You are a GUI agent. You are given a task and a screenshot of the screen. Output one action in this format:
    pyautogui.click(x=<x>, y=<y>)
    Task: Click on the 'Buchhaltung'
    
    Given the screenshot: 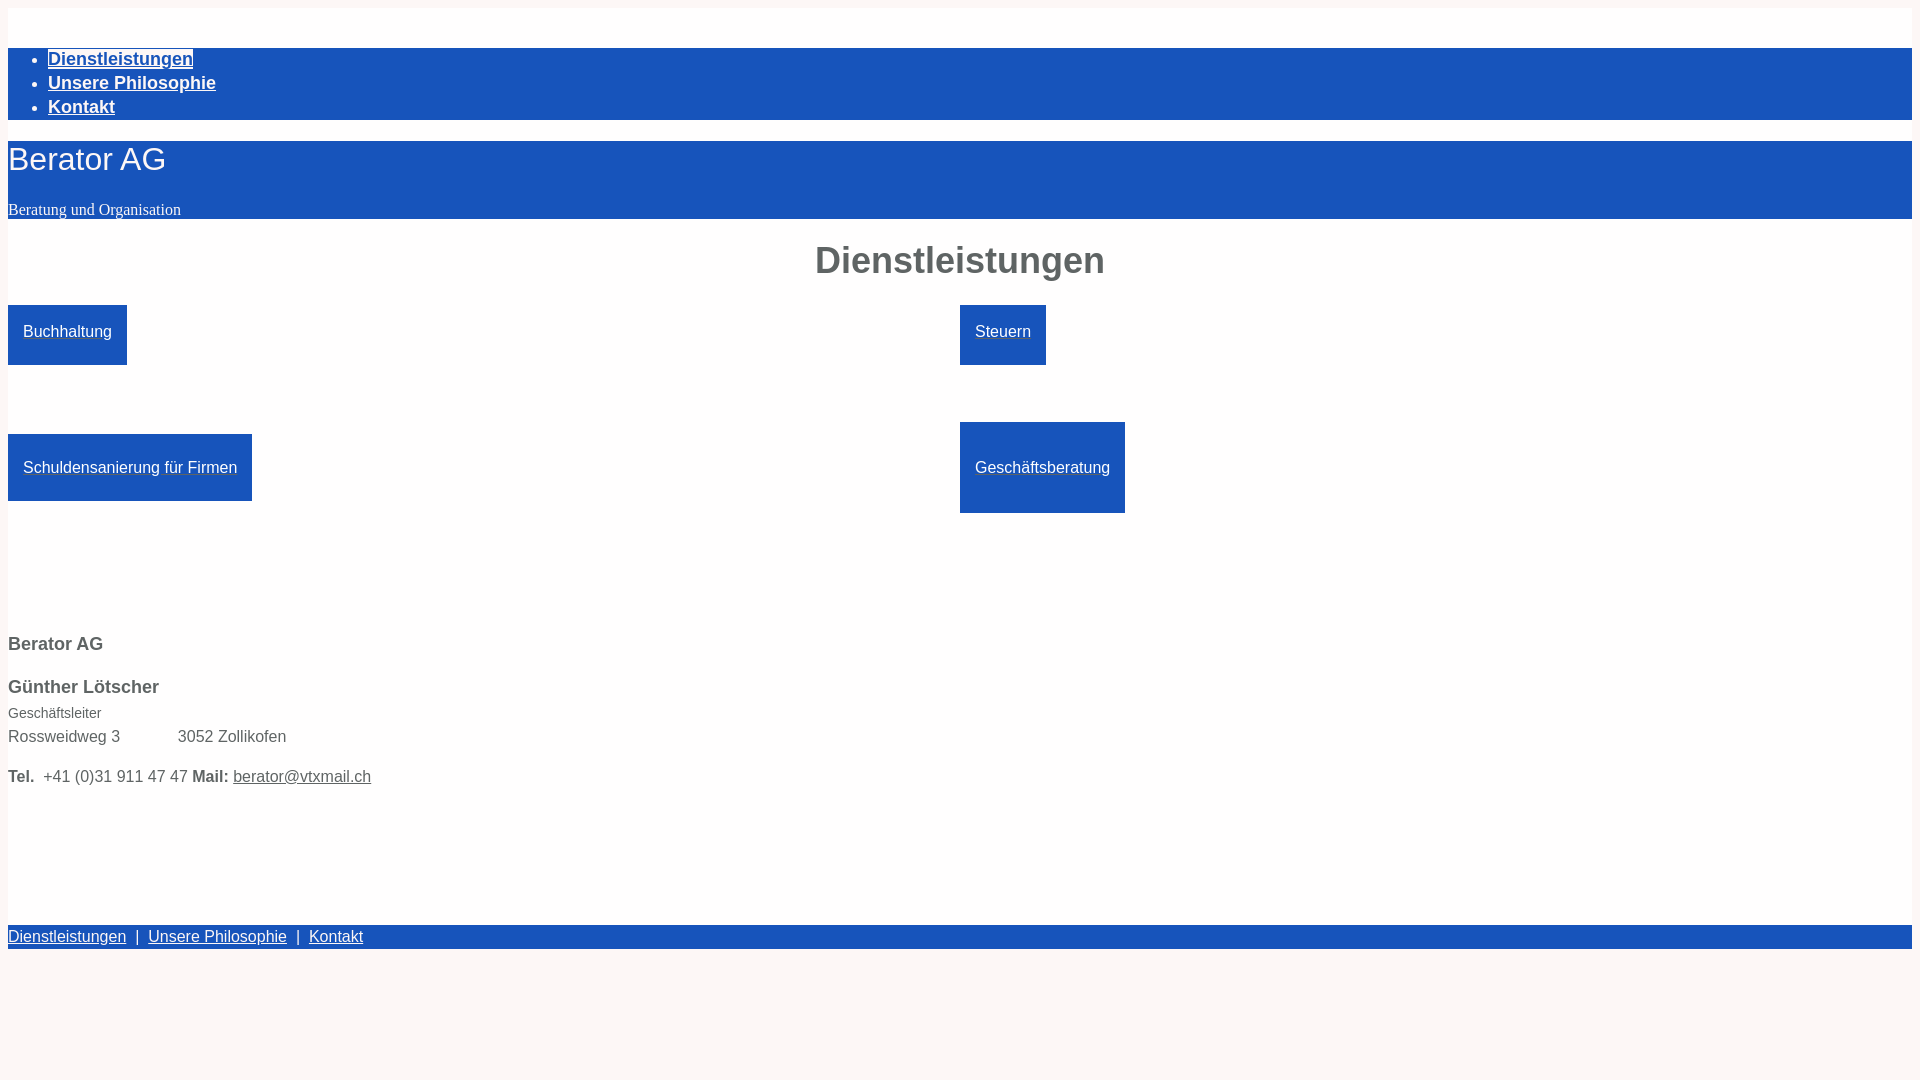 What is the action you would take?
    pyautogui.click(x=8, y=330)
    